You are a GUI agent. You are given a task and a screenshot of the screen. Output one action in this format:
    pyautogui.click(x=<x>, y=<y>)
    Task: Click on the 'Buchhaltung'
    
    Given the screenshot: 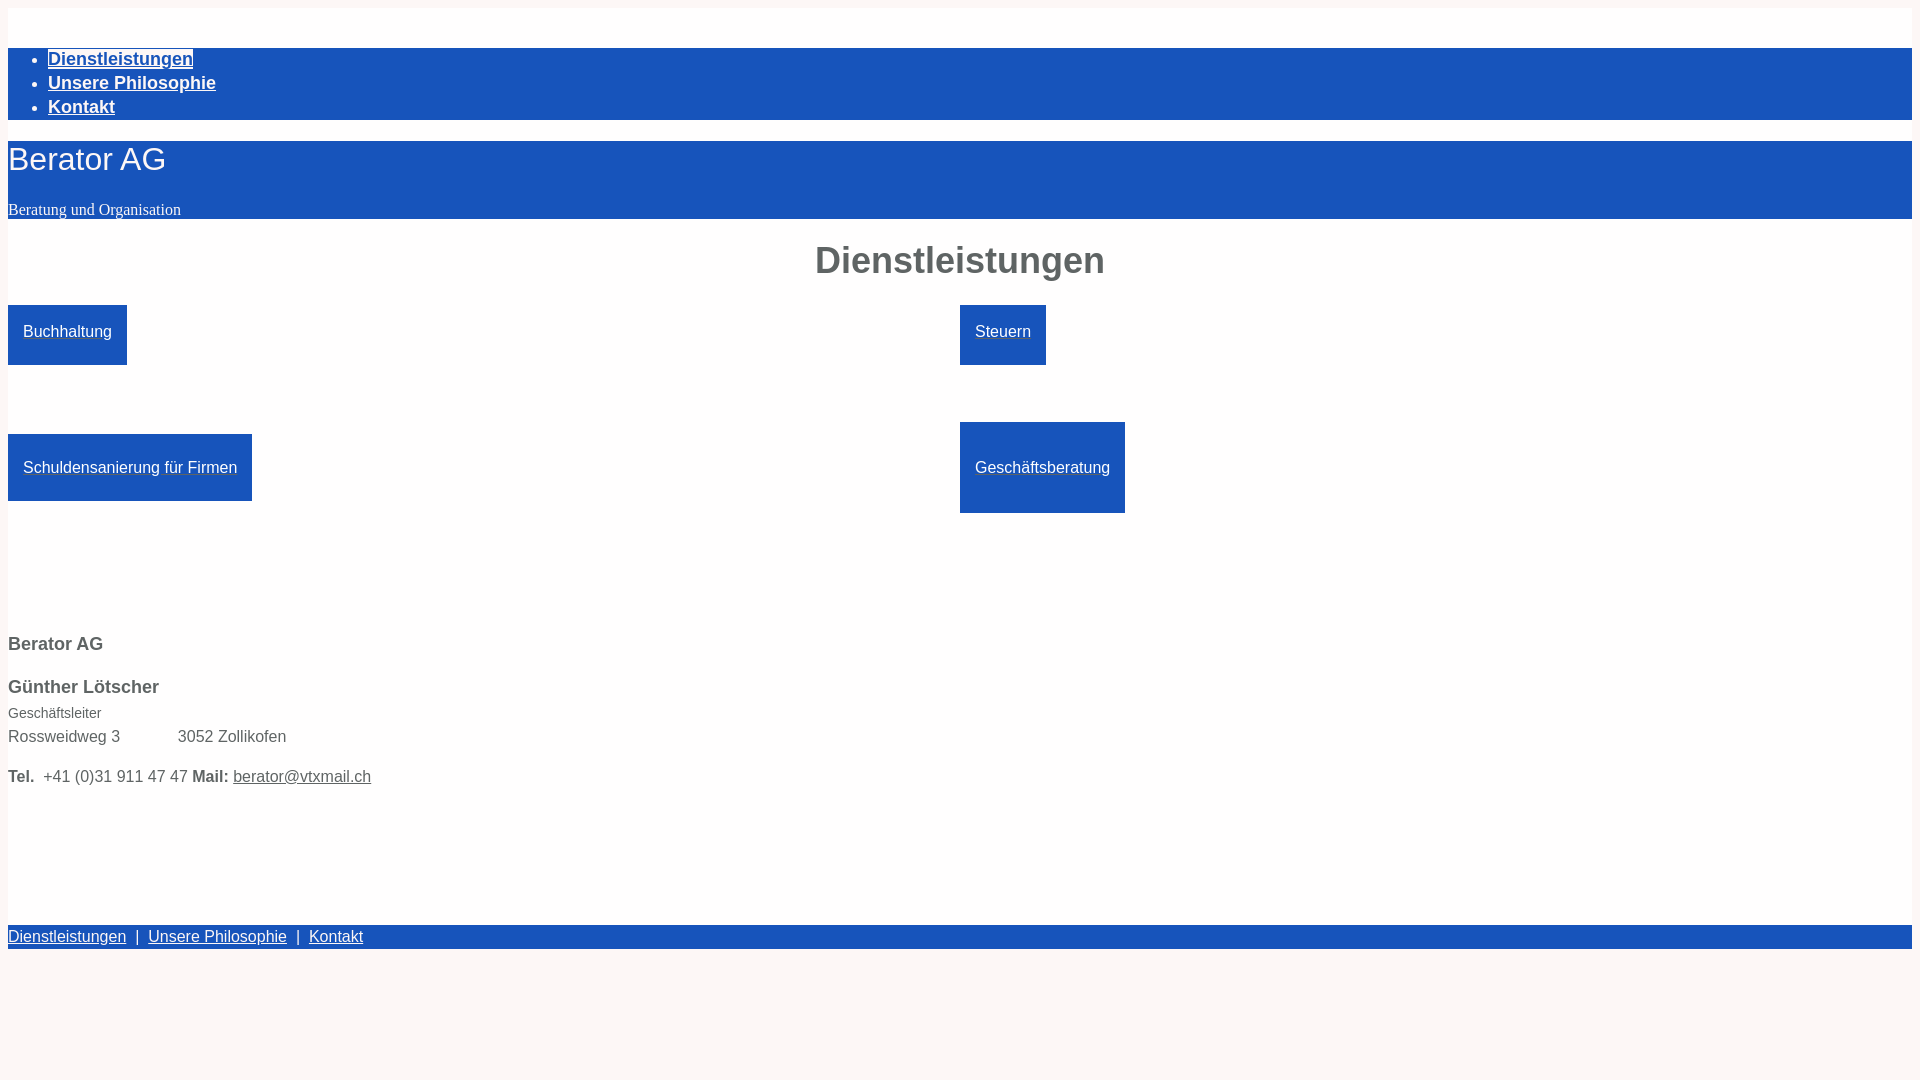 What is the action you would take?
    pyautogui.click(x=8, y=330)
    